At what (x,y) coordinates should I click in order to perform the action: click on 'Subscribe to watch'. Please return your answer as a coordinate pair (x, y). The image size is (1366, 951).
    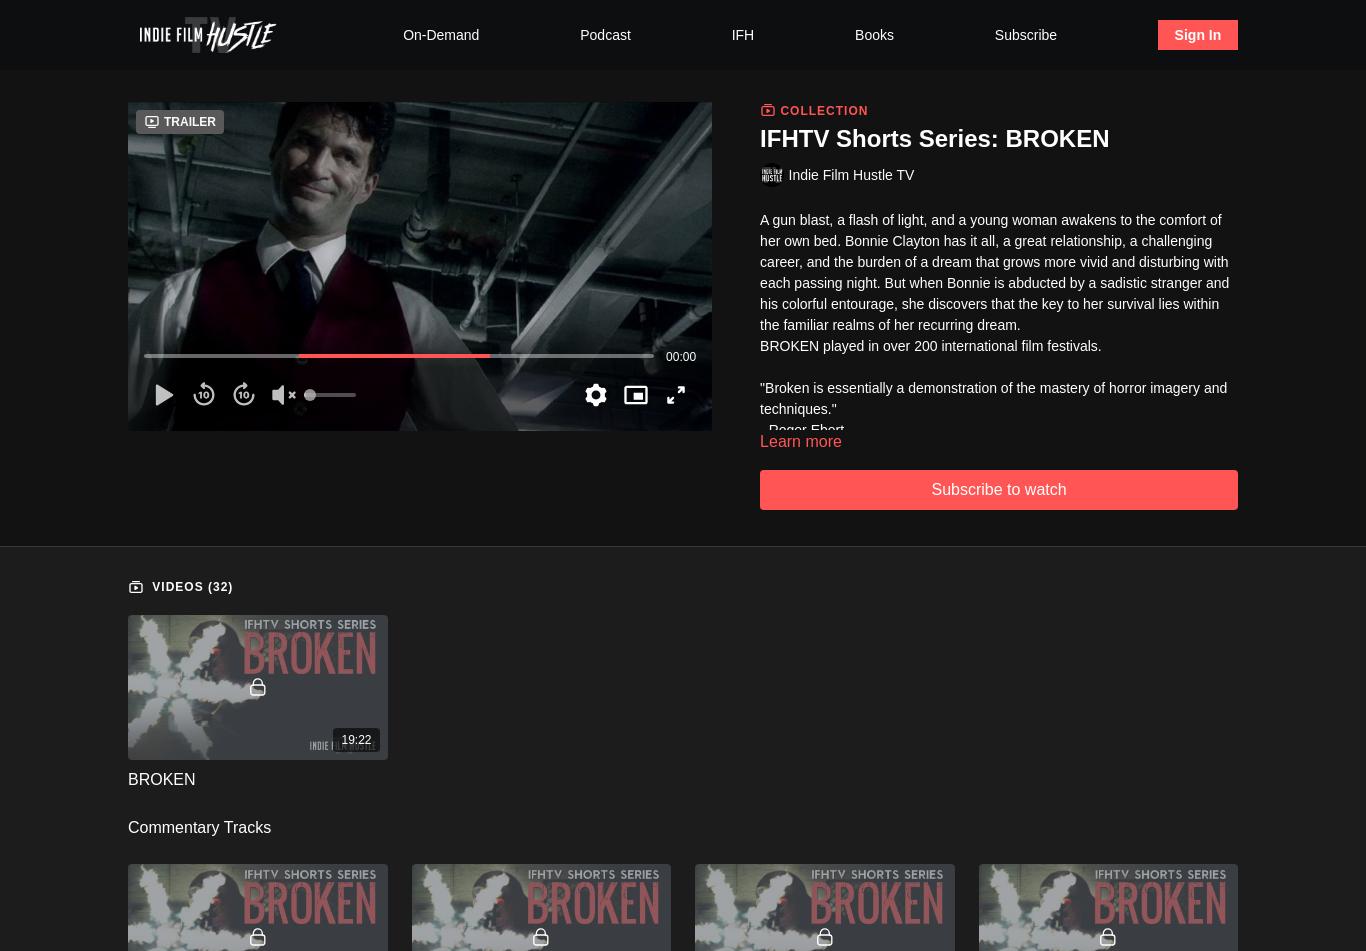
    Looking at the image, I should click on (998, 487).